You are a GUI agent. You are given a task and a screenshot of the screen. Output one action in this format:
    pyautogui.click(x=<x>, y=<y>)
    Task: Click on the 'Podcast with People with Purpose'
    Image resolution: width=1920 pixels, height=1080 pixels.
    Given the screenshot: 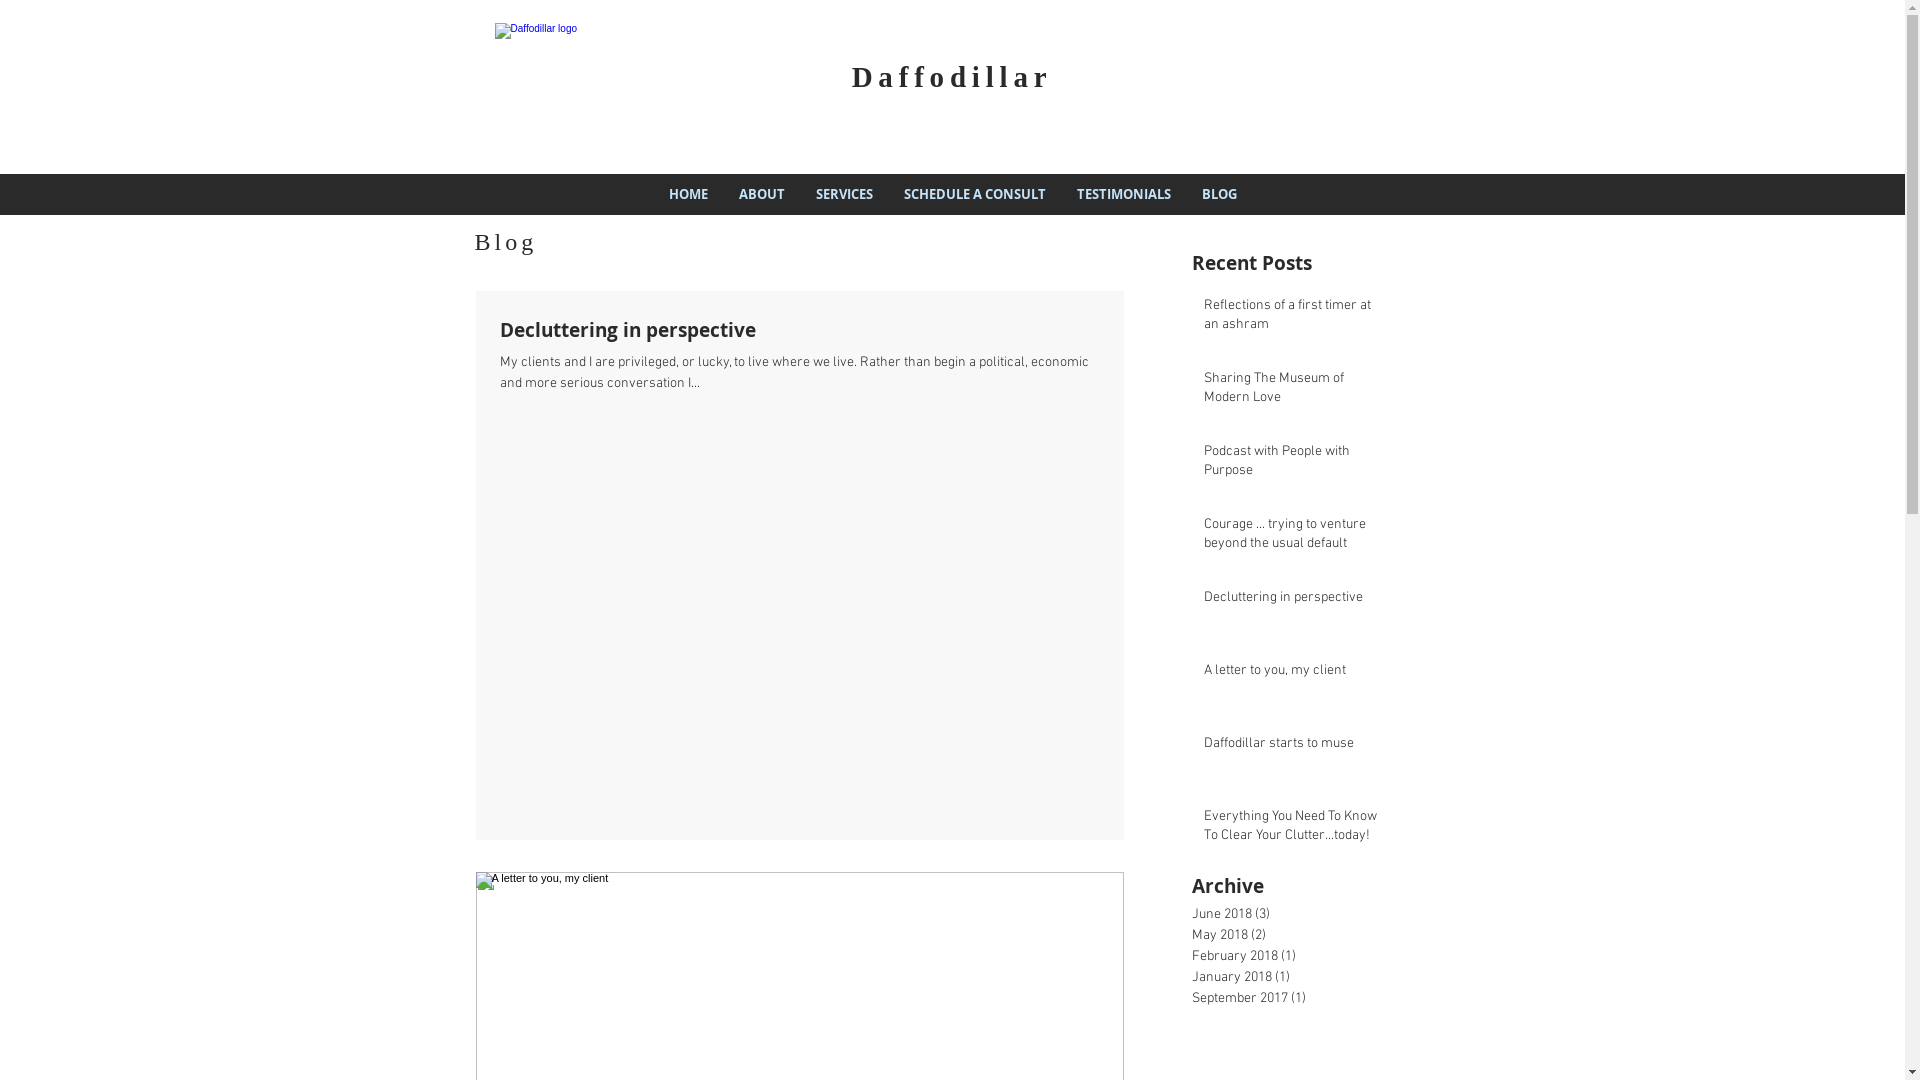 What is the action you would take?
    pyautogui.click(x=1295, y=465)
    